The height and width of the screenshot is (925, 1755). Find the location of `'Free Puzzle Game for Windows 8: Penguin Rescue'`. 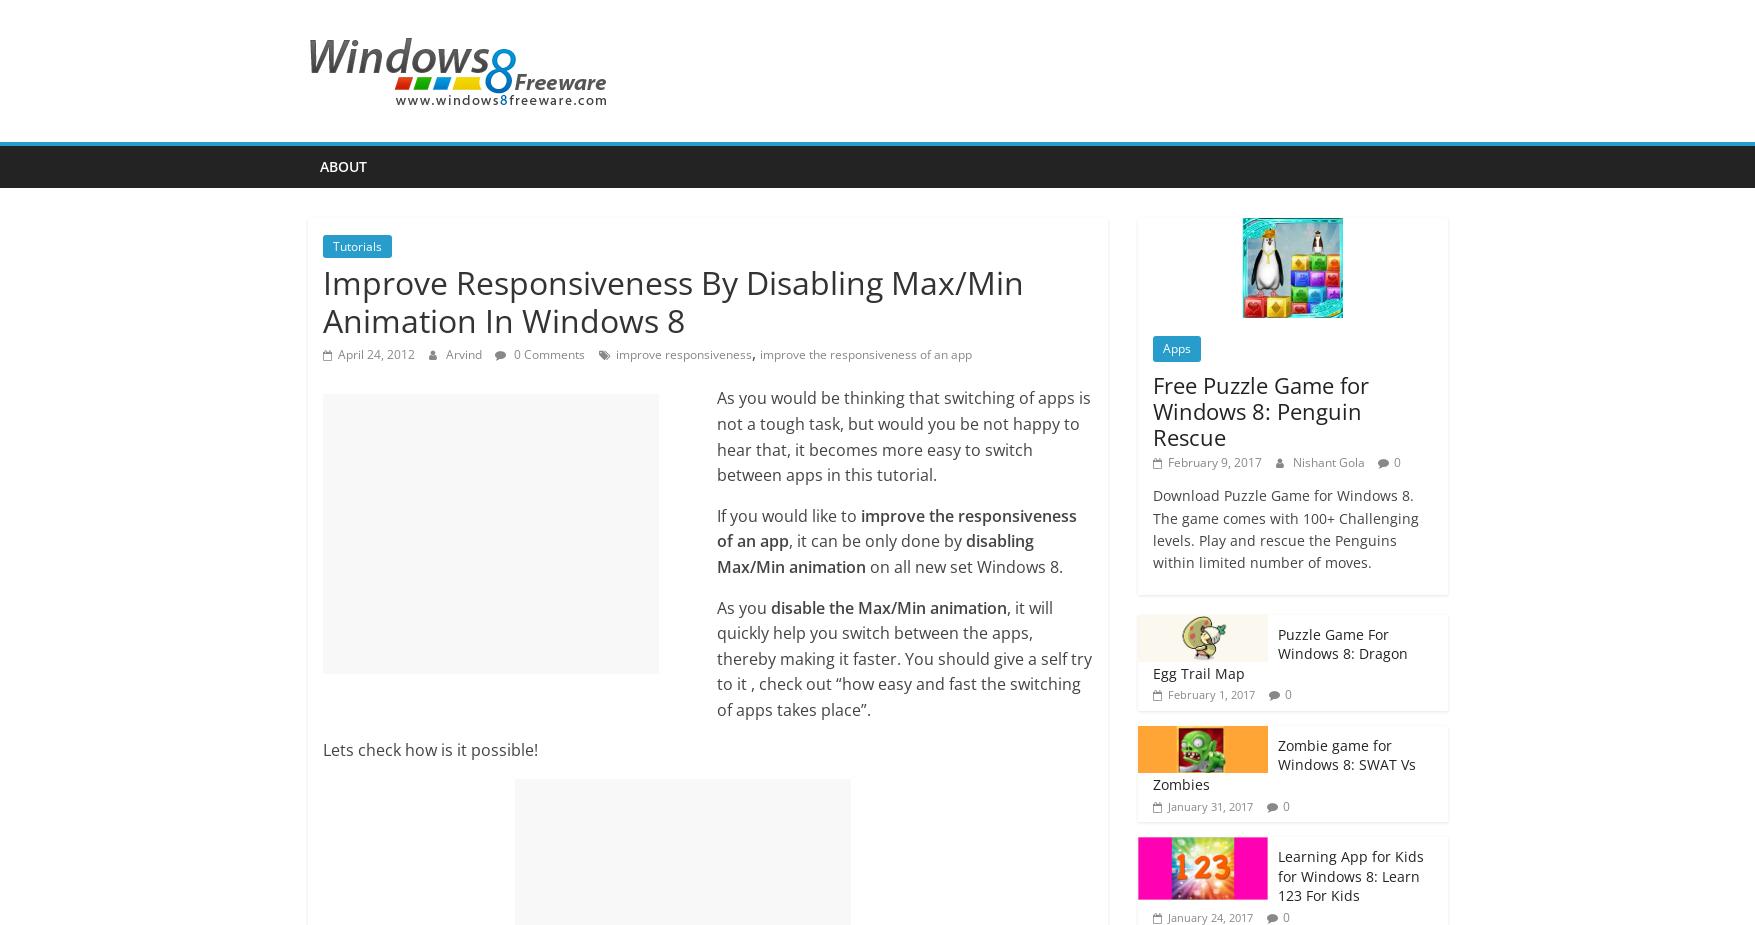

'Free Puzzle Game for Windows 8: Penguin Rescue' is located at coordinates (1259, 409).